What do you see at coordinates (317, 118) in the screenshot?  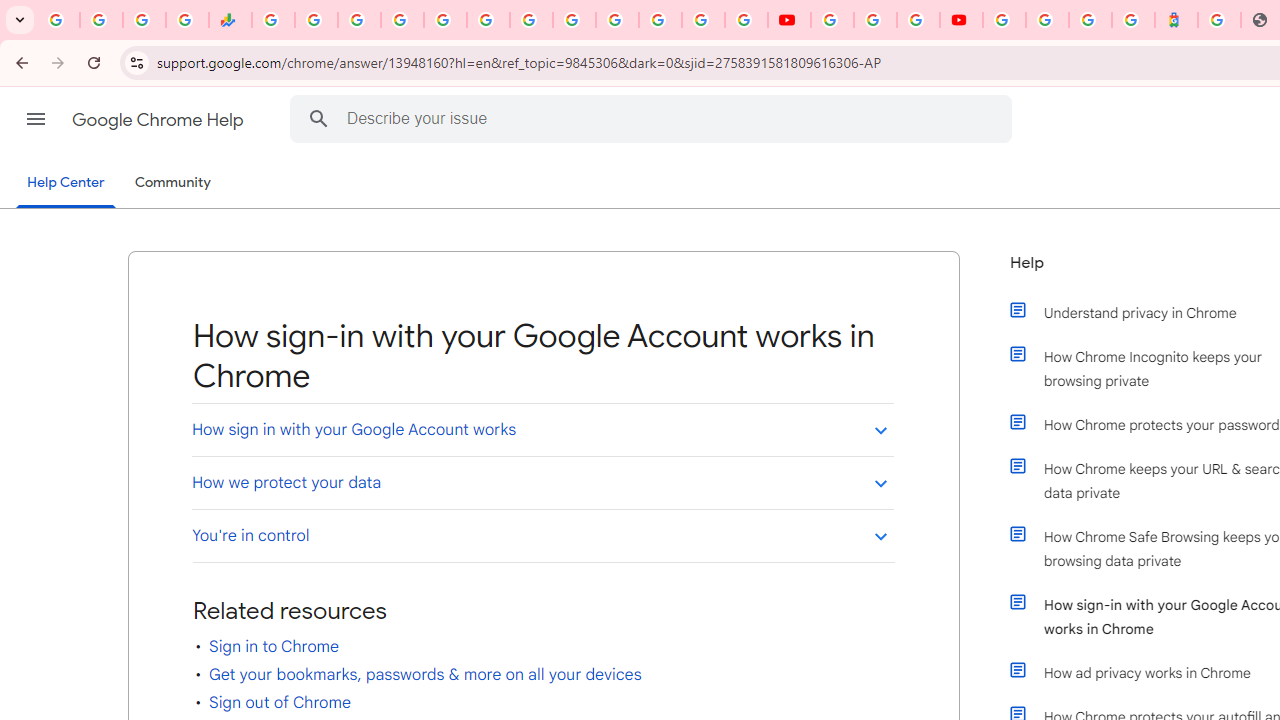 I see `'Search Help Center'` at bounding box center [317, 118].